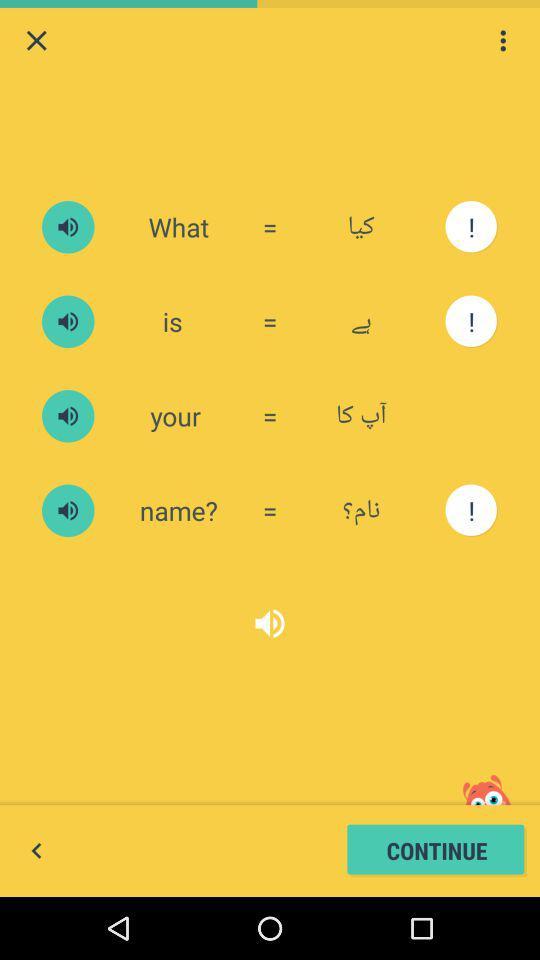 The height and width of the screenshot is (960, 540). Describe the element at coordinates (36, 39) in the screenshot. I see `click here to close this page` at that location.